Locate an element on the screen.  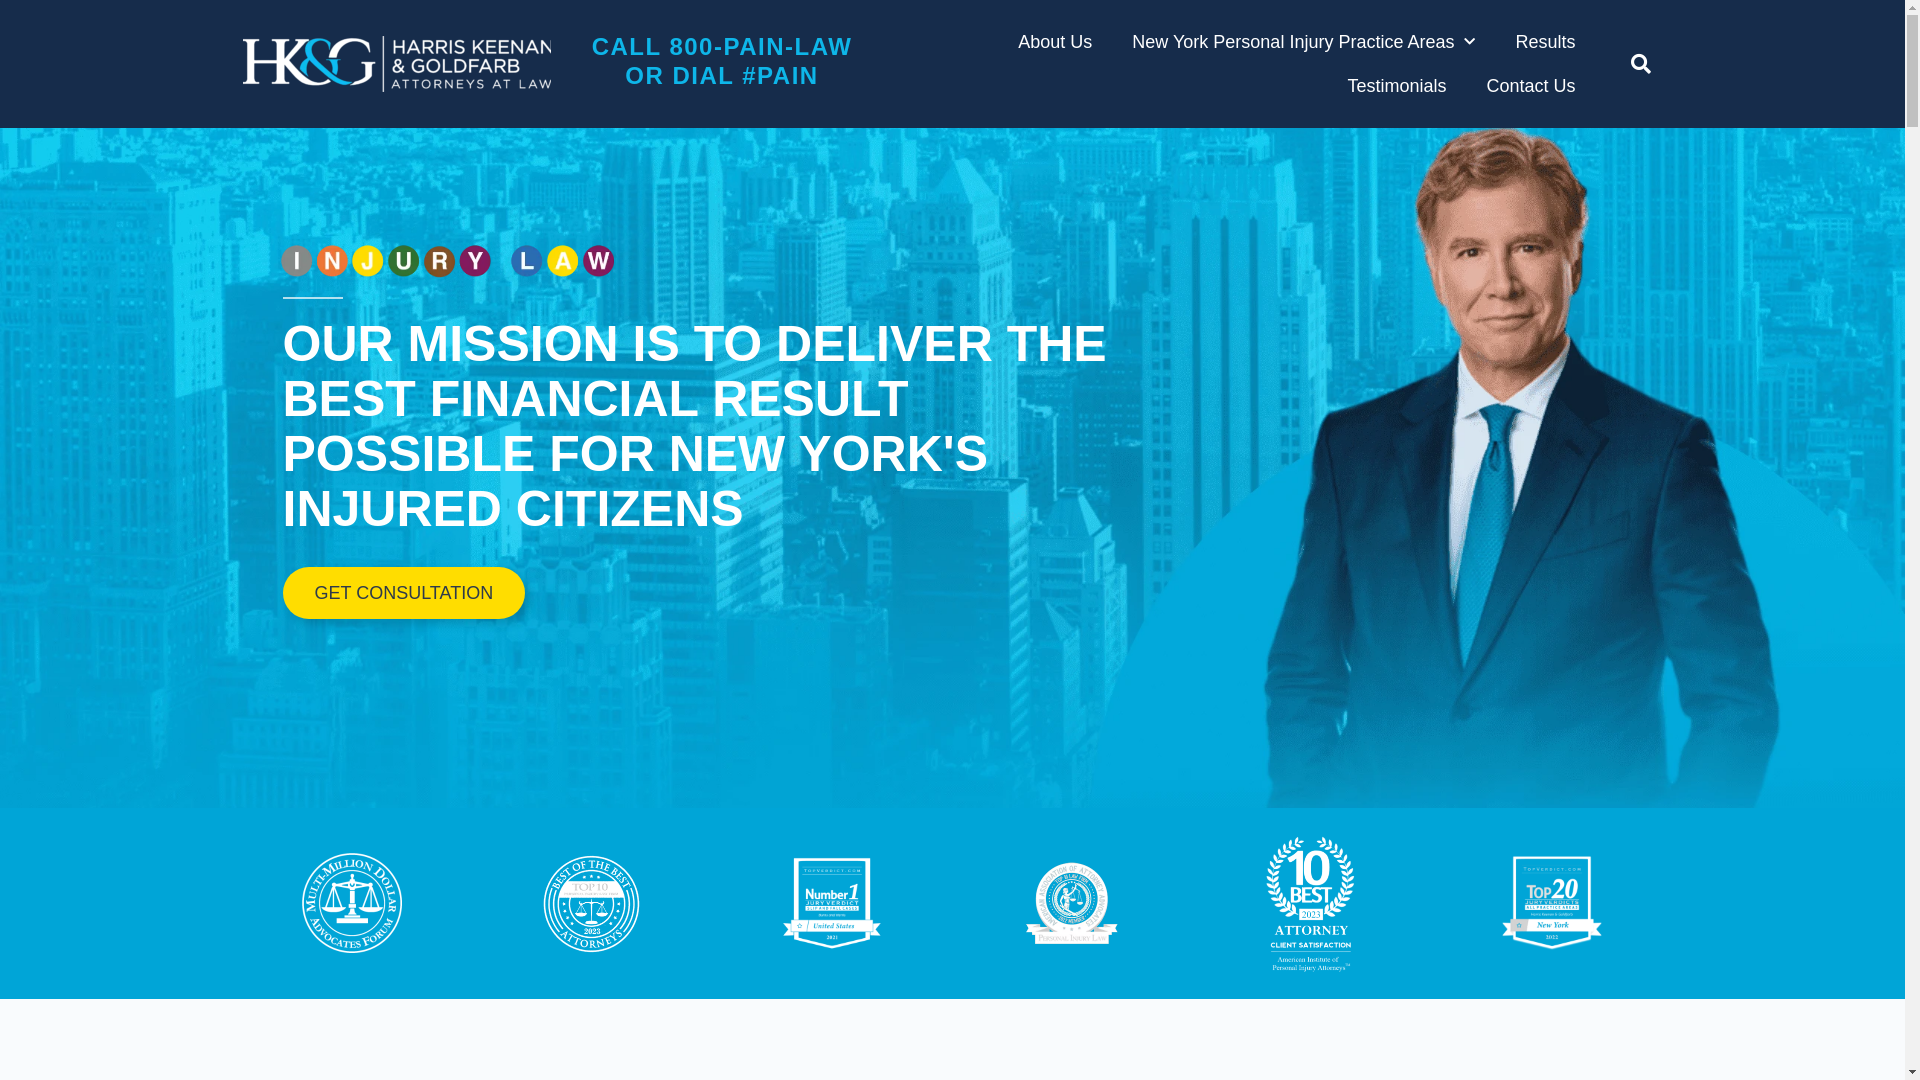
'Contact Us' is located at coordinates (1486, 84).